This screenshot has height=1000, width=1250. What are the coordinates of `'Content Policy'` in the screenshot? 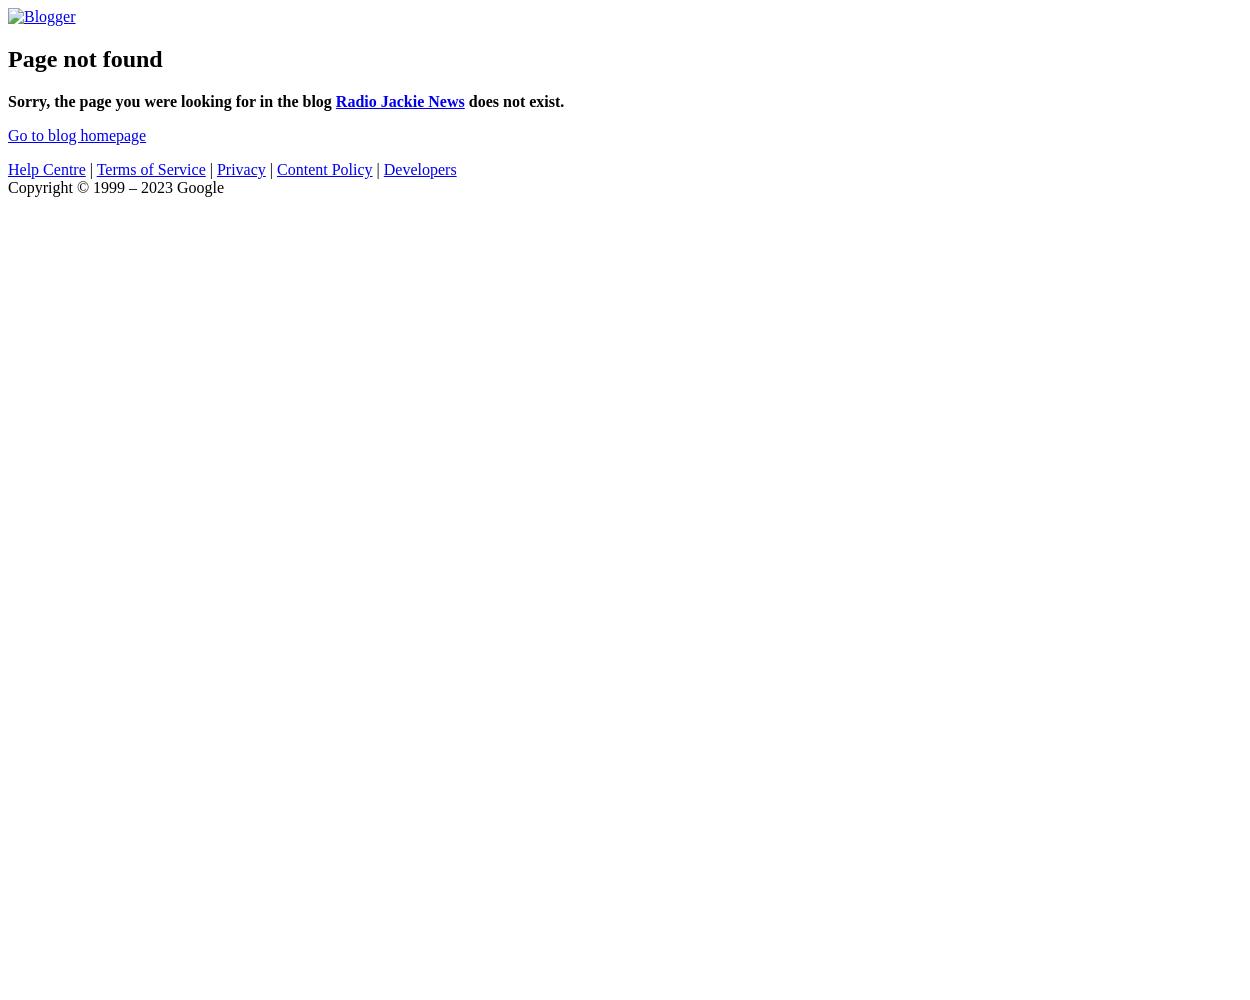 It's located at (323, 168).